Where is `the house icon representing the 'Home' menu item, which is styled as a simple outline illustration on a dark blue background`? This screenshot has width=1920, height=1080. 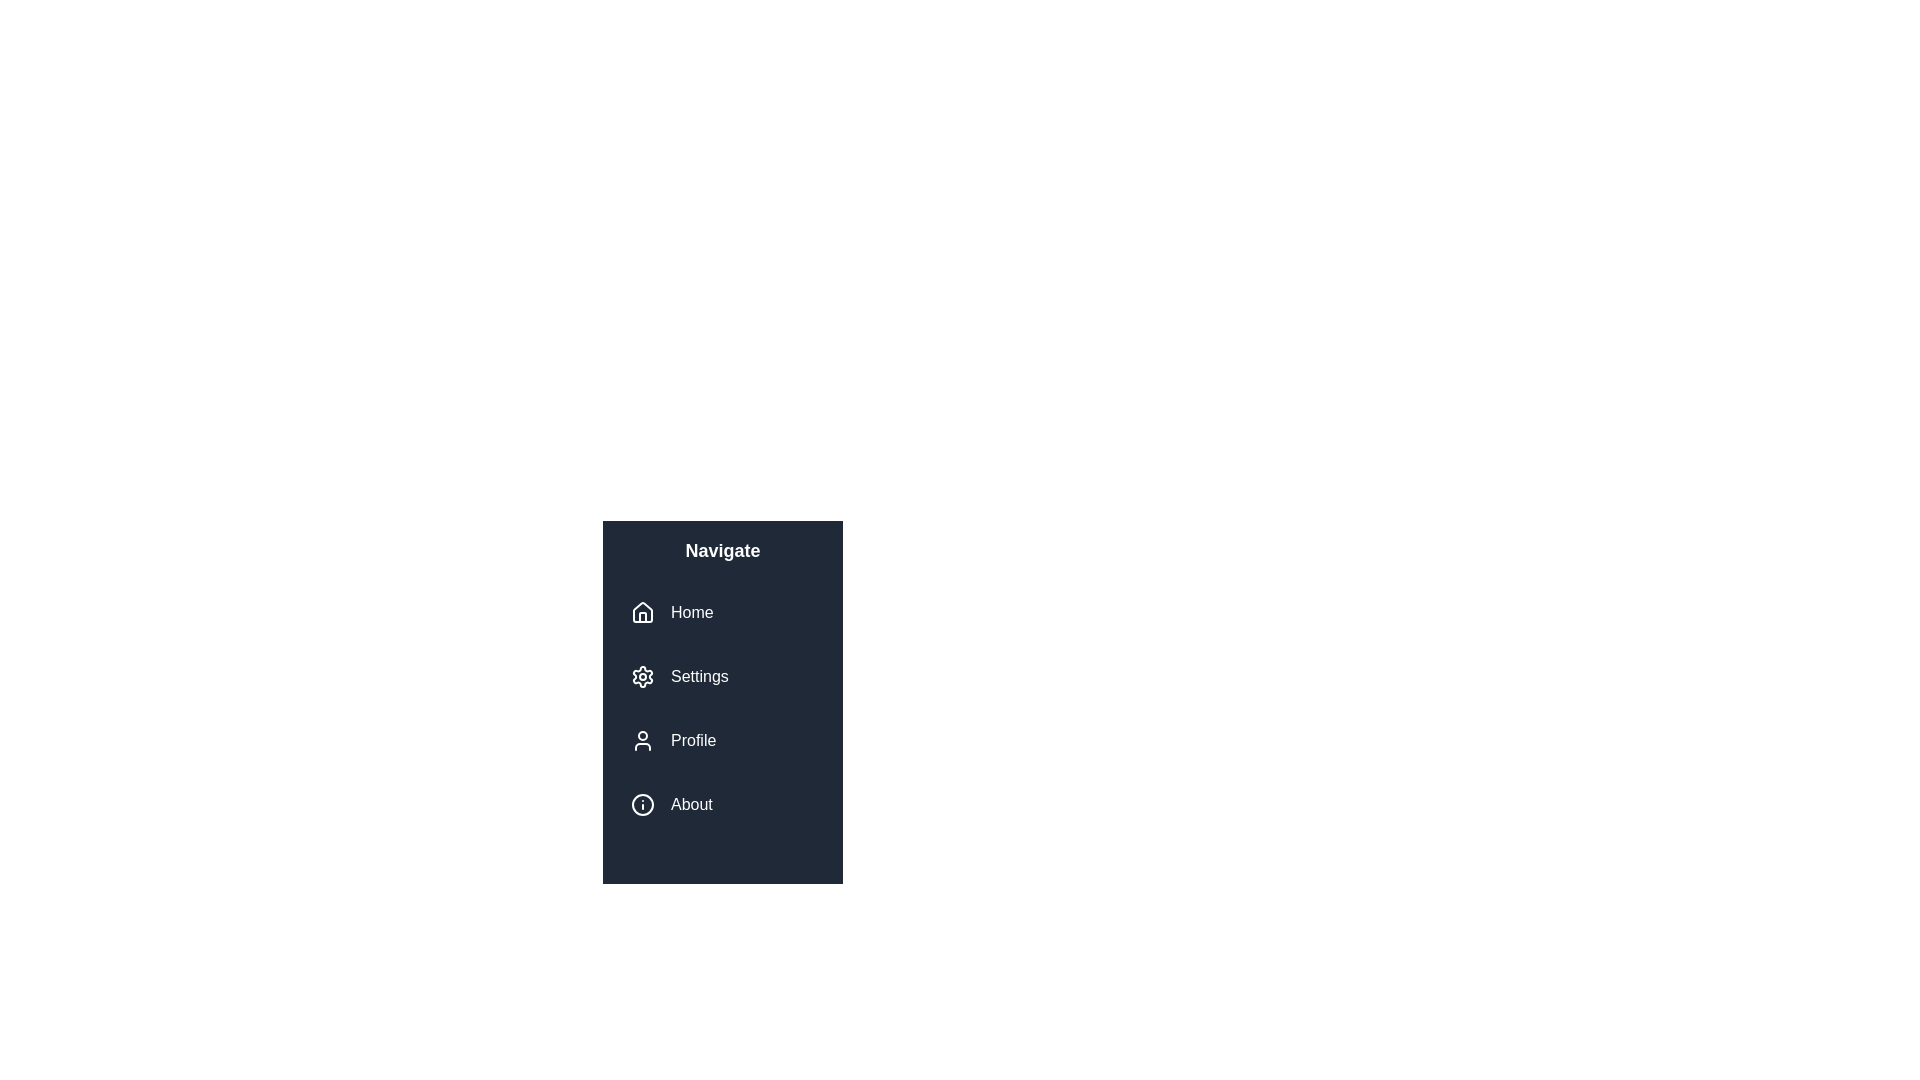 the house icon representing the 'Home' menu item, which is styled as a simple outline illustration on a dark blue background is located at coordinates (643, 612).